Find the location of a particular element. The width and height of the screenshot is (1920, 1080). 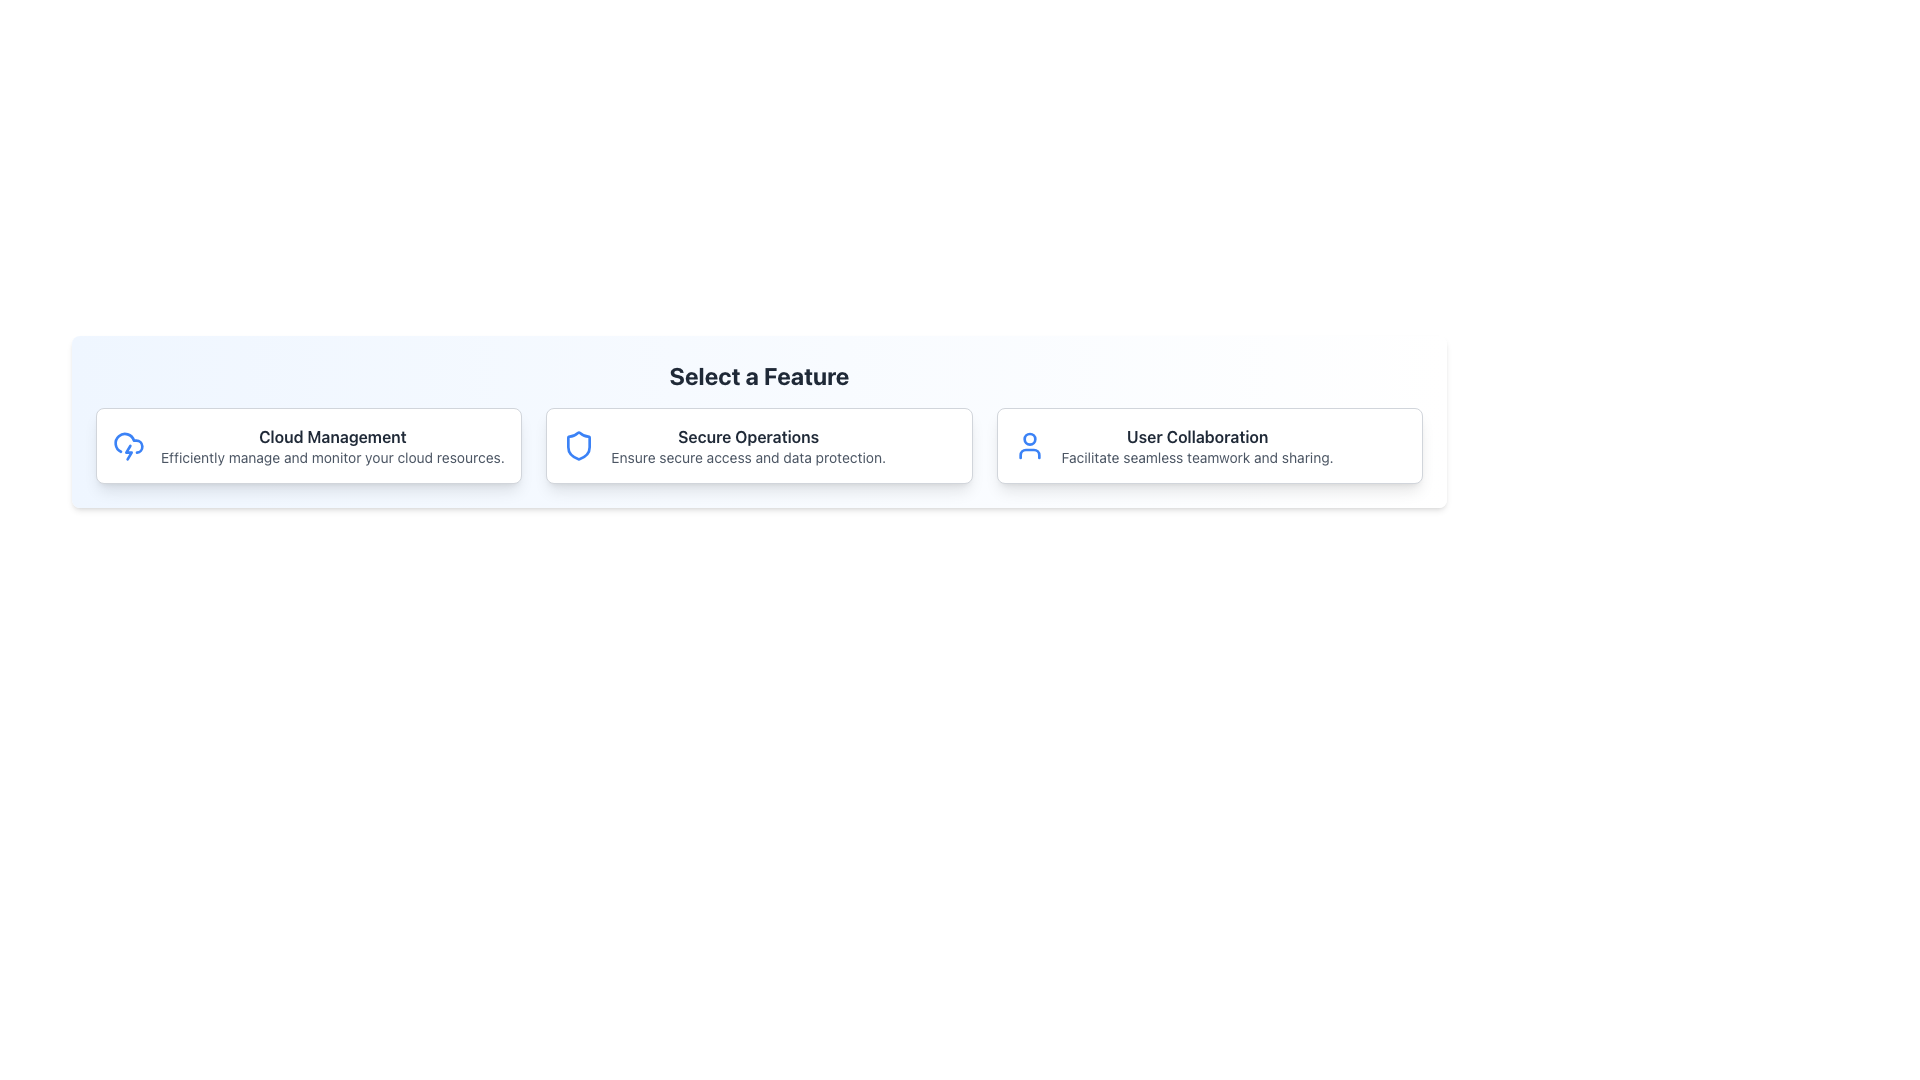

text content of the text block containing the title 'Secure Operations' and the description 'Ensure secure access and data protection.' is located at coordinates (747, 444).